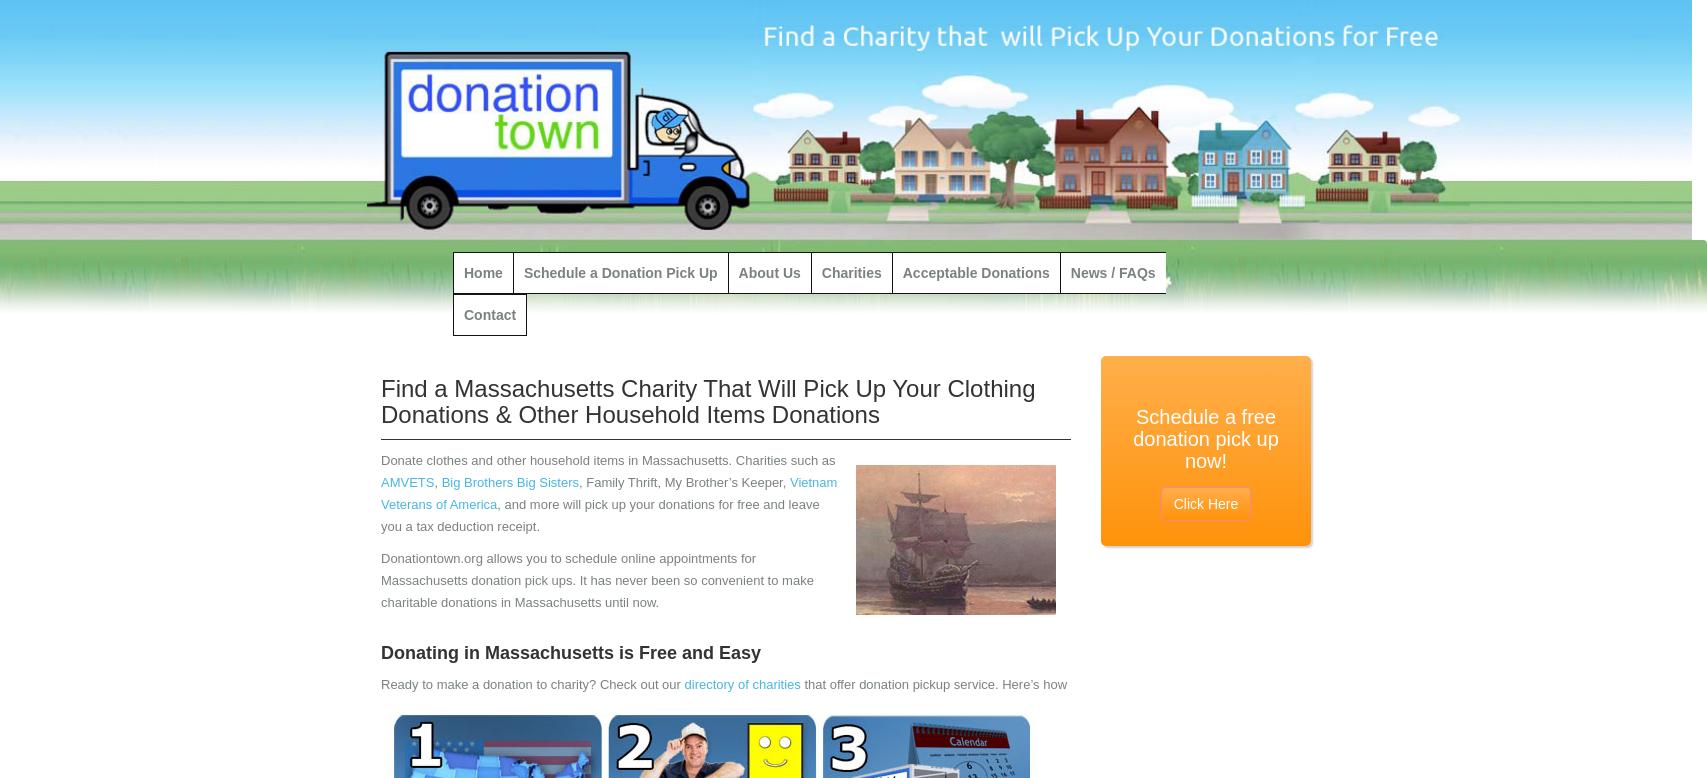 This screenshot has height=778, width=1707. Describe the element at coordinates (1111, 273) in the screenshot. I see `'News / FAQs'` at that location.